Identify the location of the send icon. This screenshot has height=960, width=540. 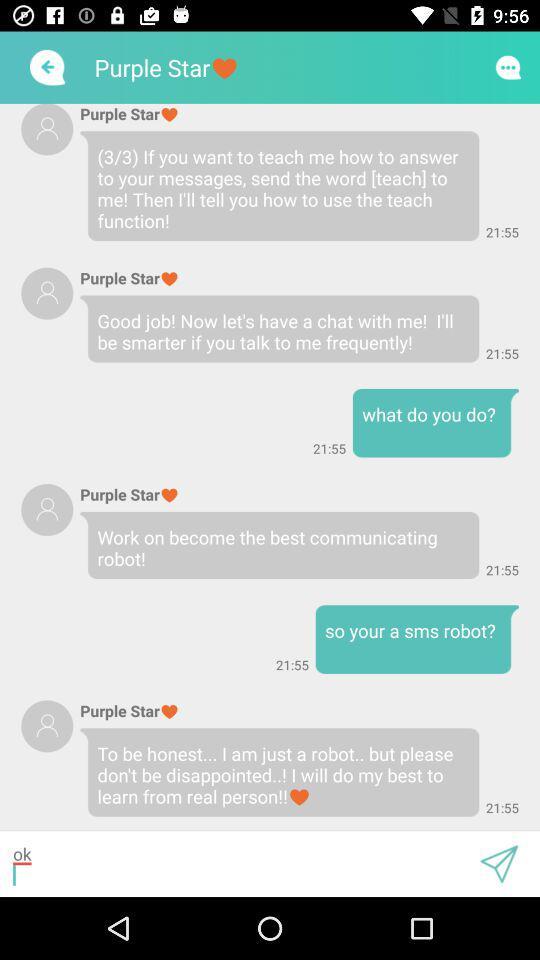
(498, 863).